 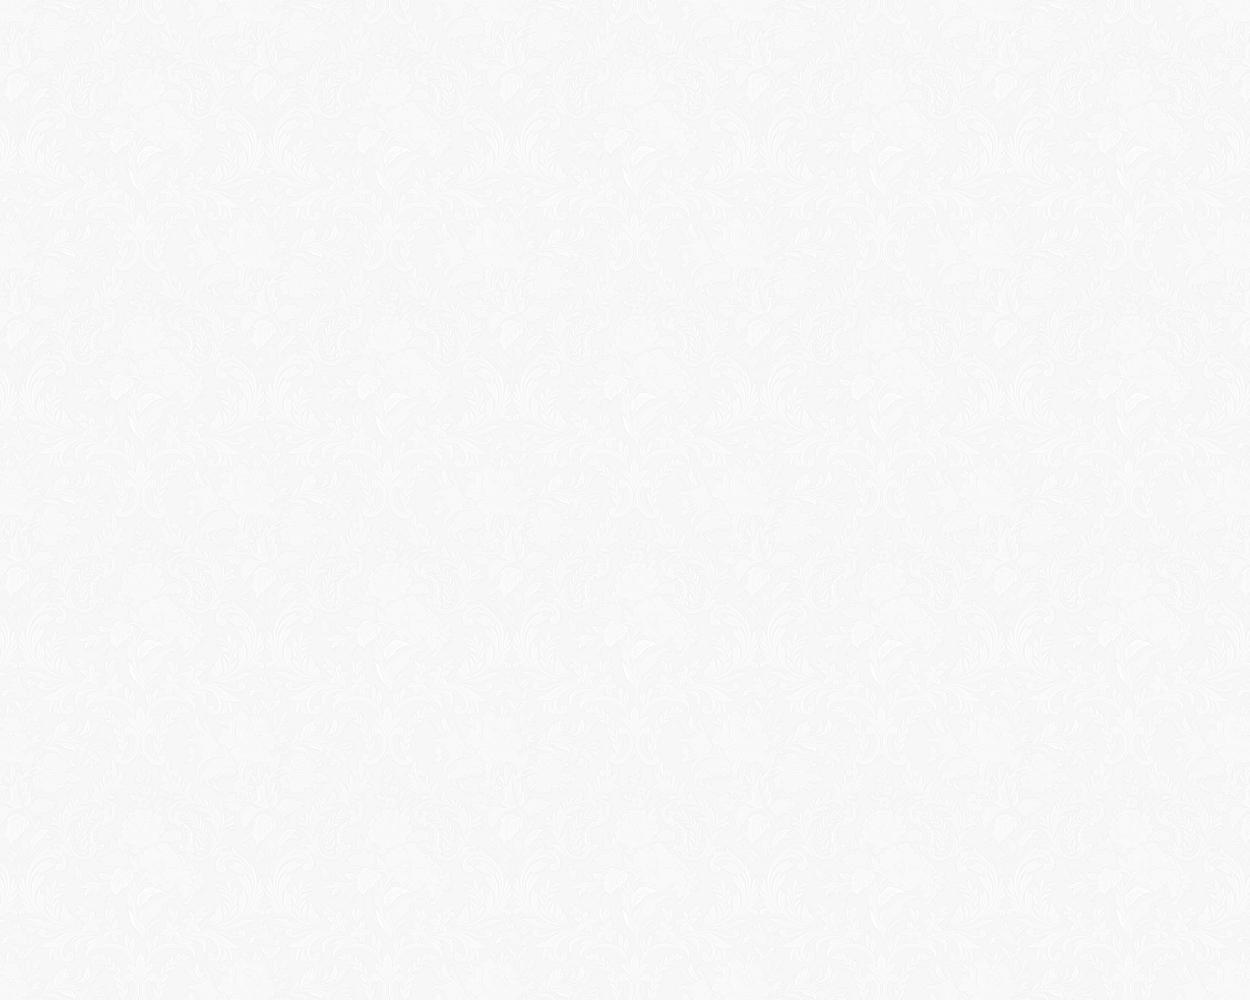 I want to click on 'Sketched Out V1', so click(x=204, y=748).